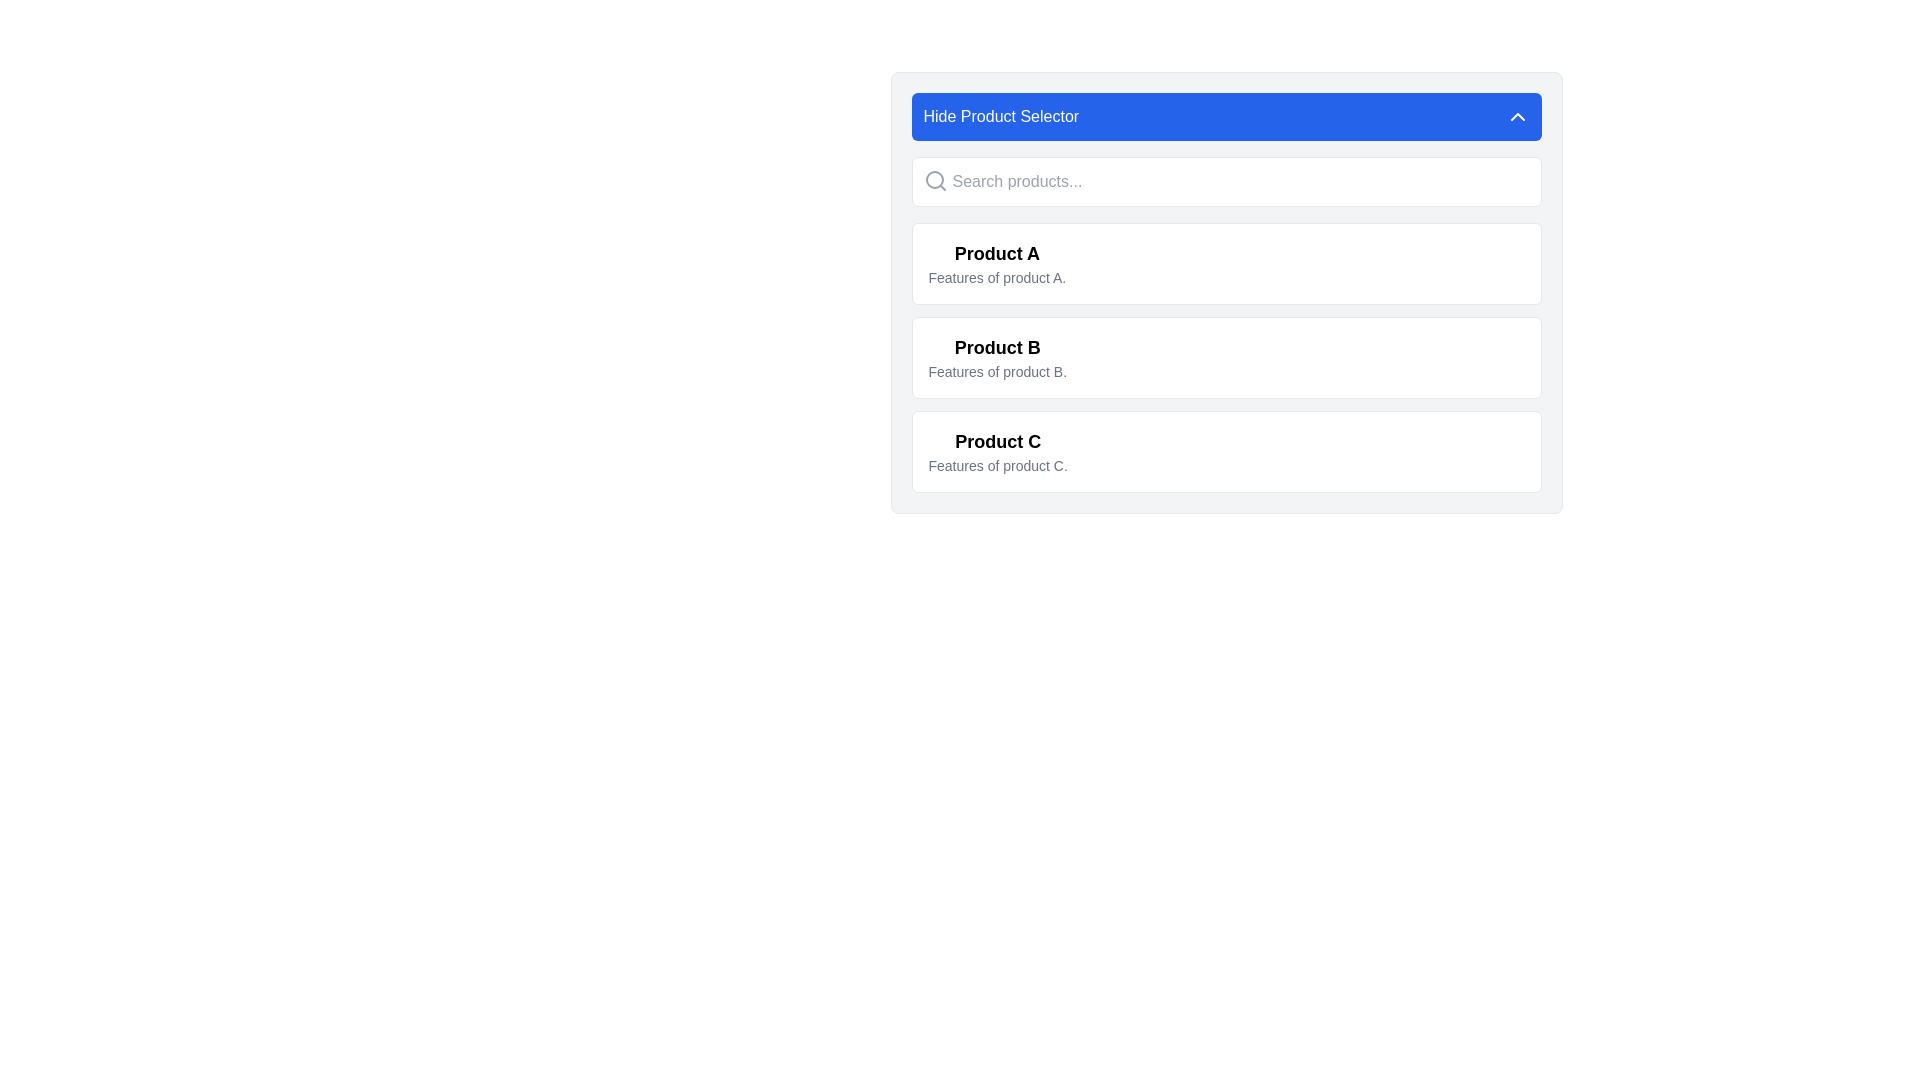 Image resolution: width=1920 pixels, height=1080 pixels. Describe the element at coordinates (997, 253) in the screenshot. I see `the product title text label located at the top of the first item in the product list to observe any visual changes` at that location.